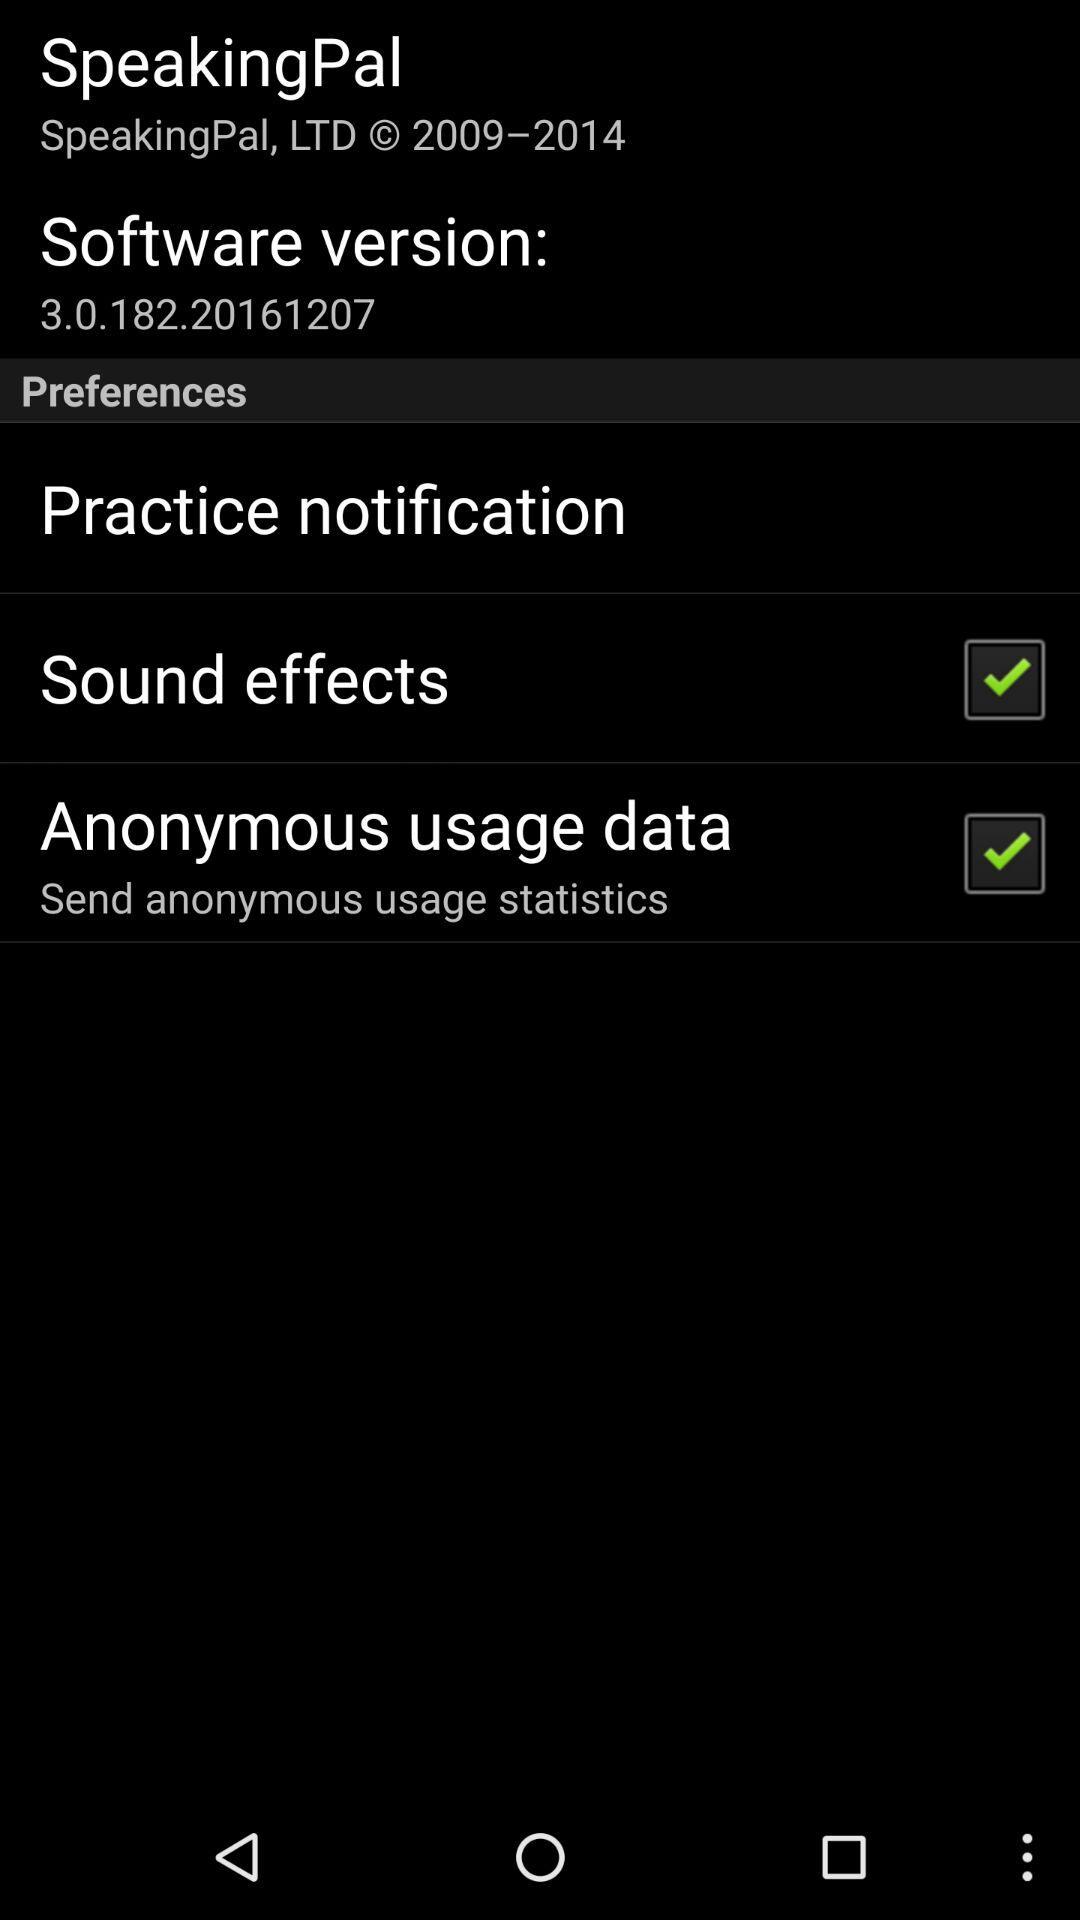 The image size is (1080, 1920). Describe the element at coordinates (207, 311) in the screenshot. I see `the 3 0 182 item` at that location.